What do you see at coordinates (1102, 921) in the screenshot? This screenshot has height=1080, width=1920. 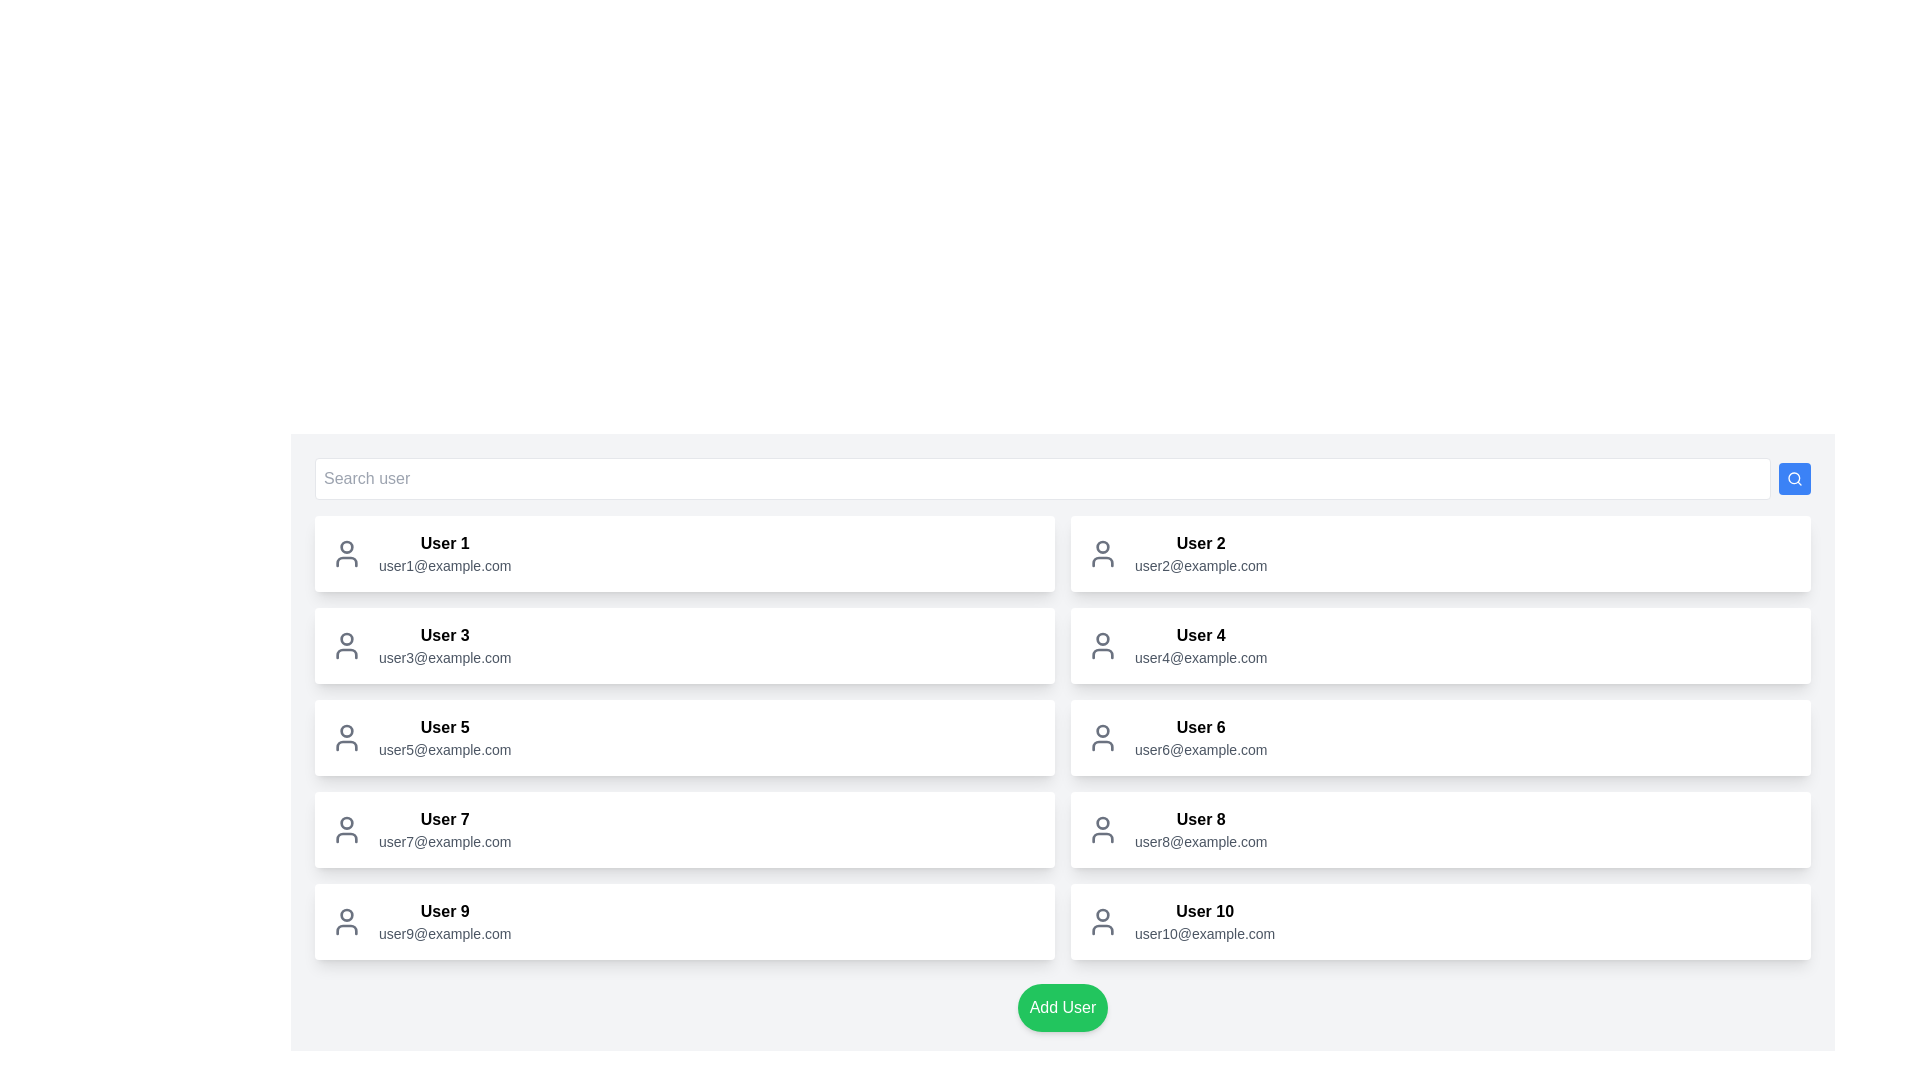 I see `the user icon, which is a gray circular outline with a head and shoulders representation, located in the top-left area of the card displaying 'User 10' and 'user10@example.com'` at bounding box center [1102, 921].